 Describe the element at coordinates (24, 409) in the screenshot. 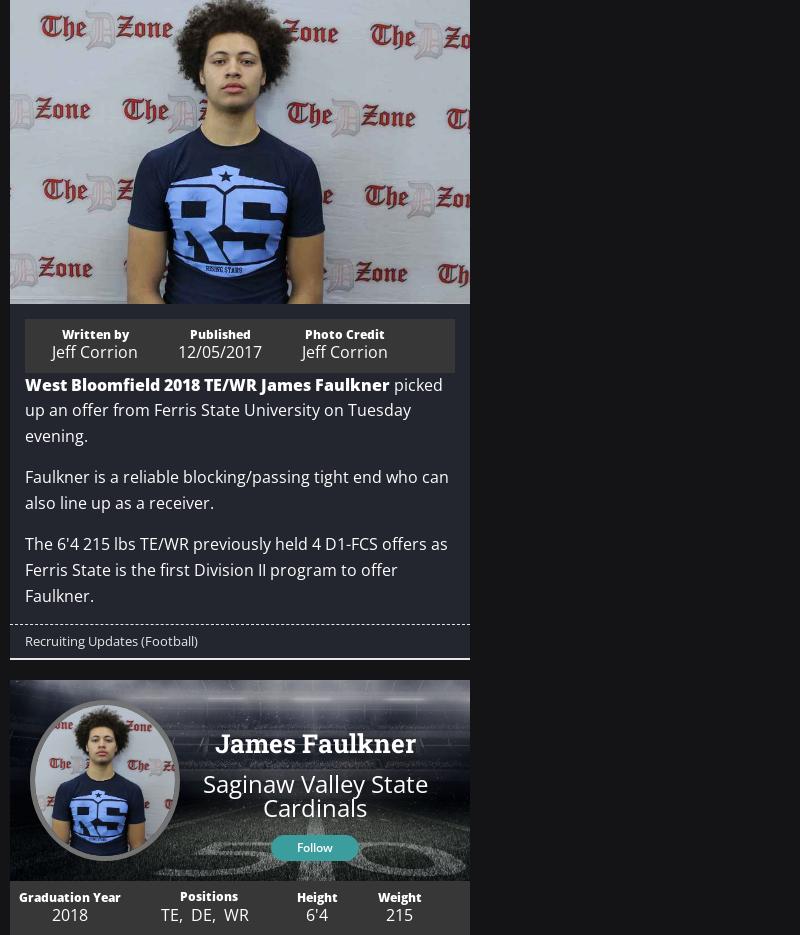

I see `'picked up an offer from Ferris State University on Tuesday evening.'` at that location.